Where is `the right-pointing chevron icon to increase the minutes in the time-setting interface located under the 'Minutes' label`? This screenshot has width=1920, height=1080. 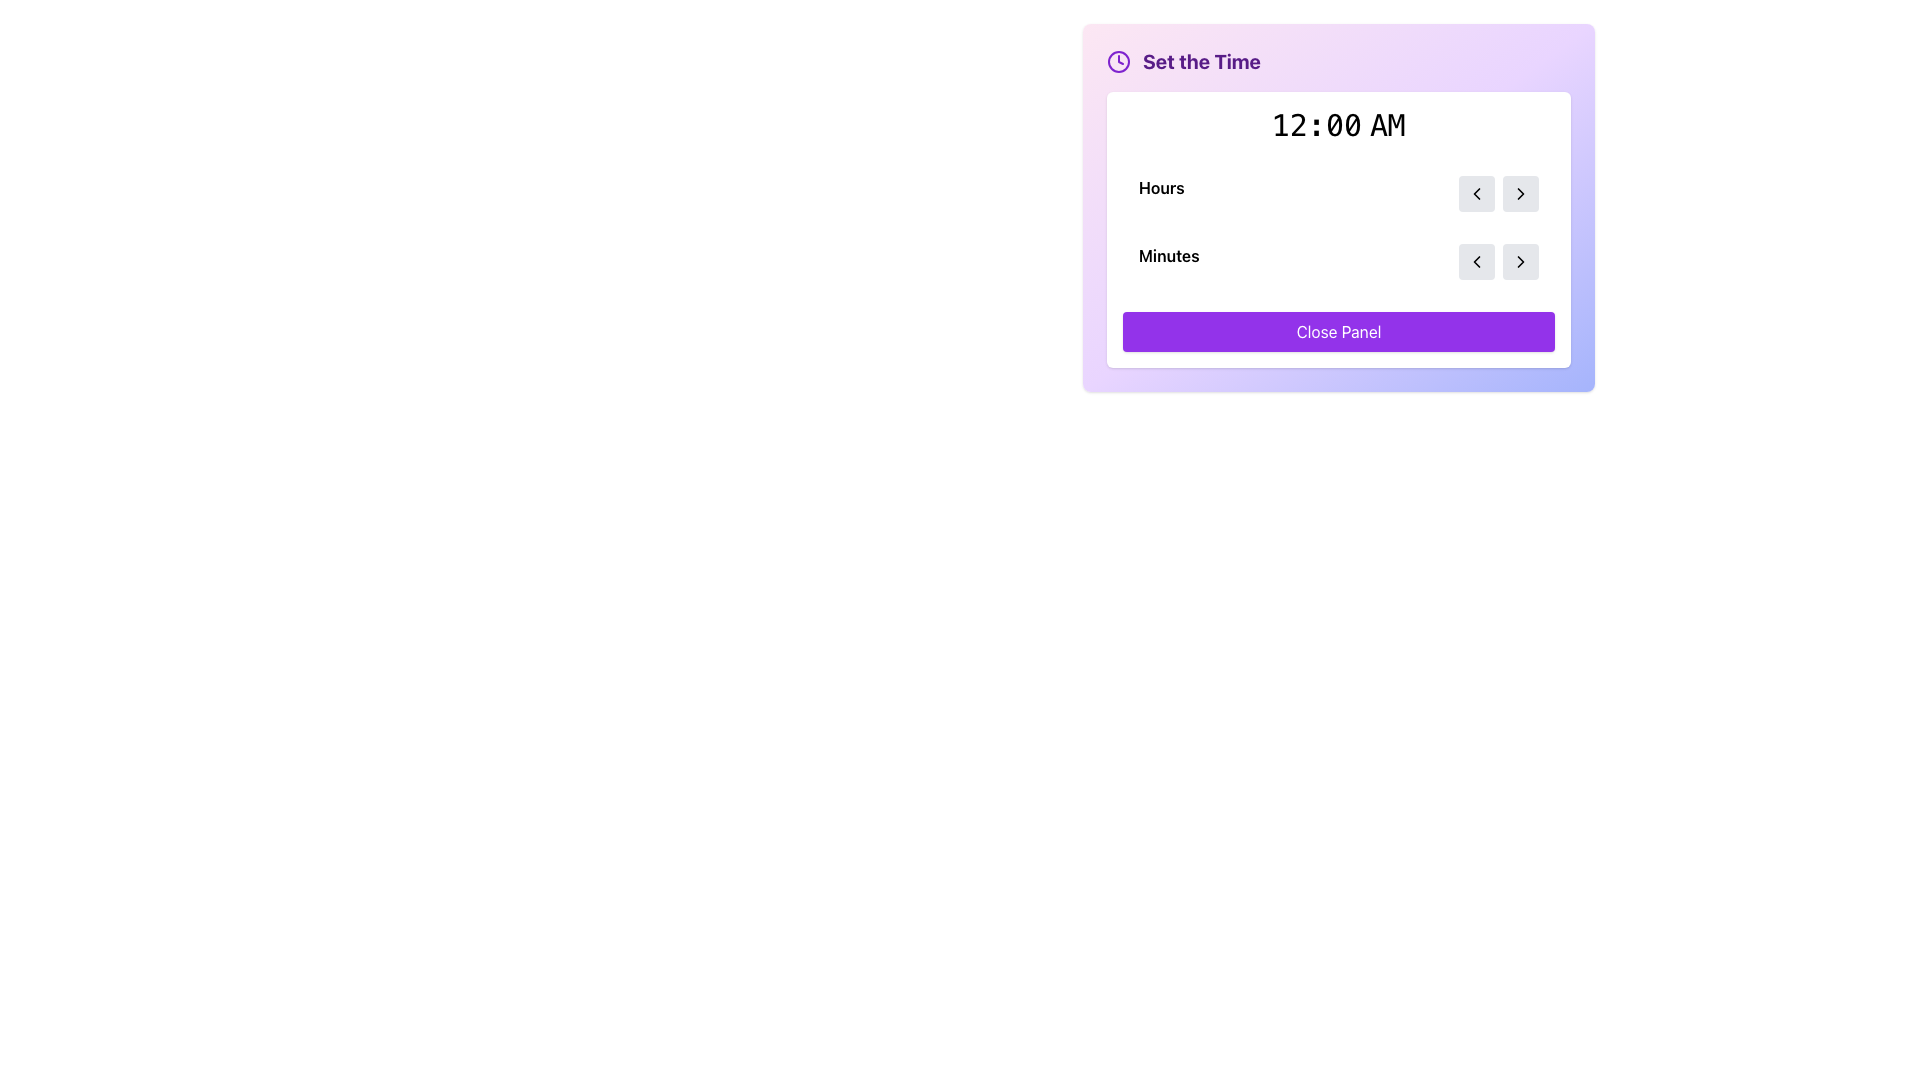
the right-pointing chevron icon to increase the minutes in the time-setting interface located under the 'Minutes' label is located at coordinates (1498, 261).